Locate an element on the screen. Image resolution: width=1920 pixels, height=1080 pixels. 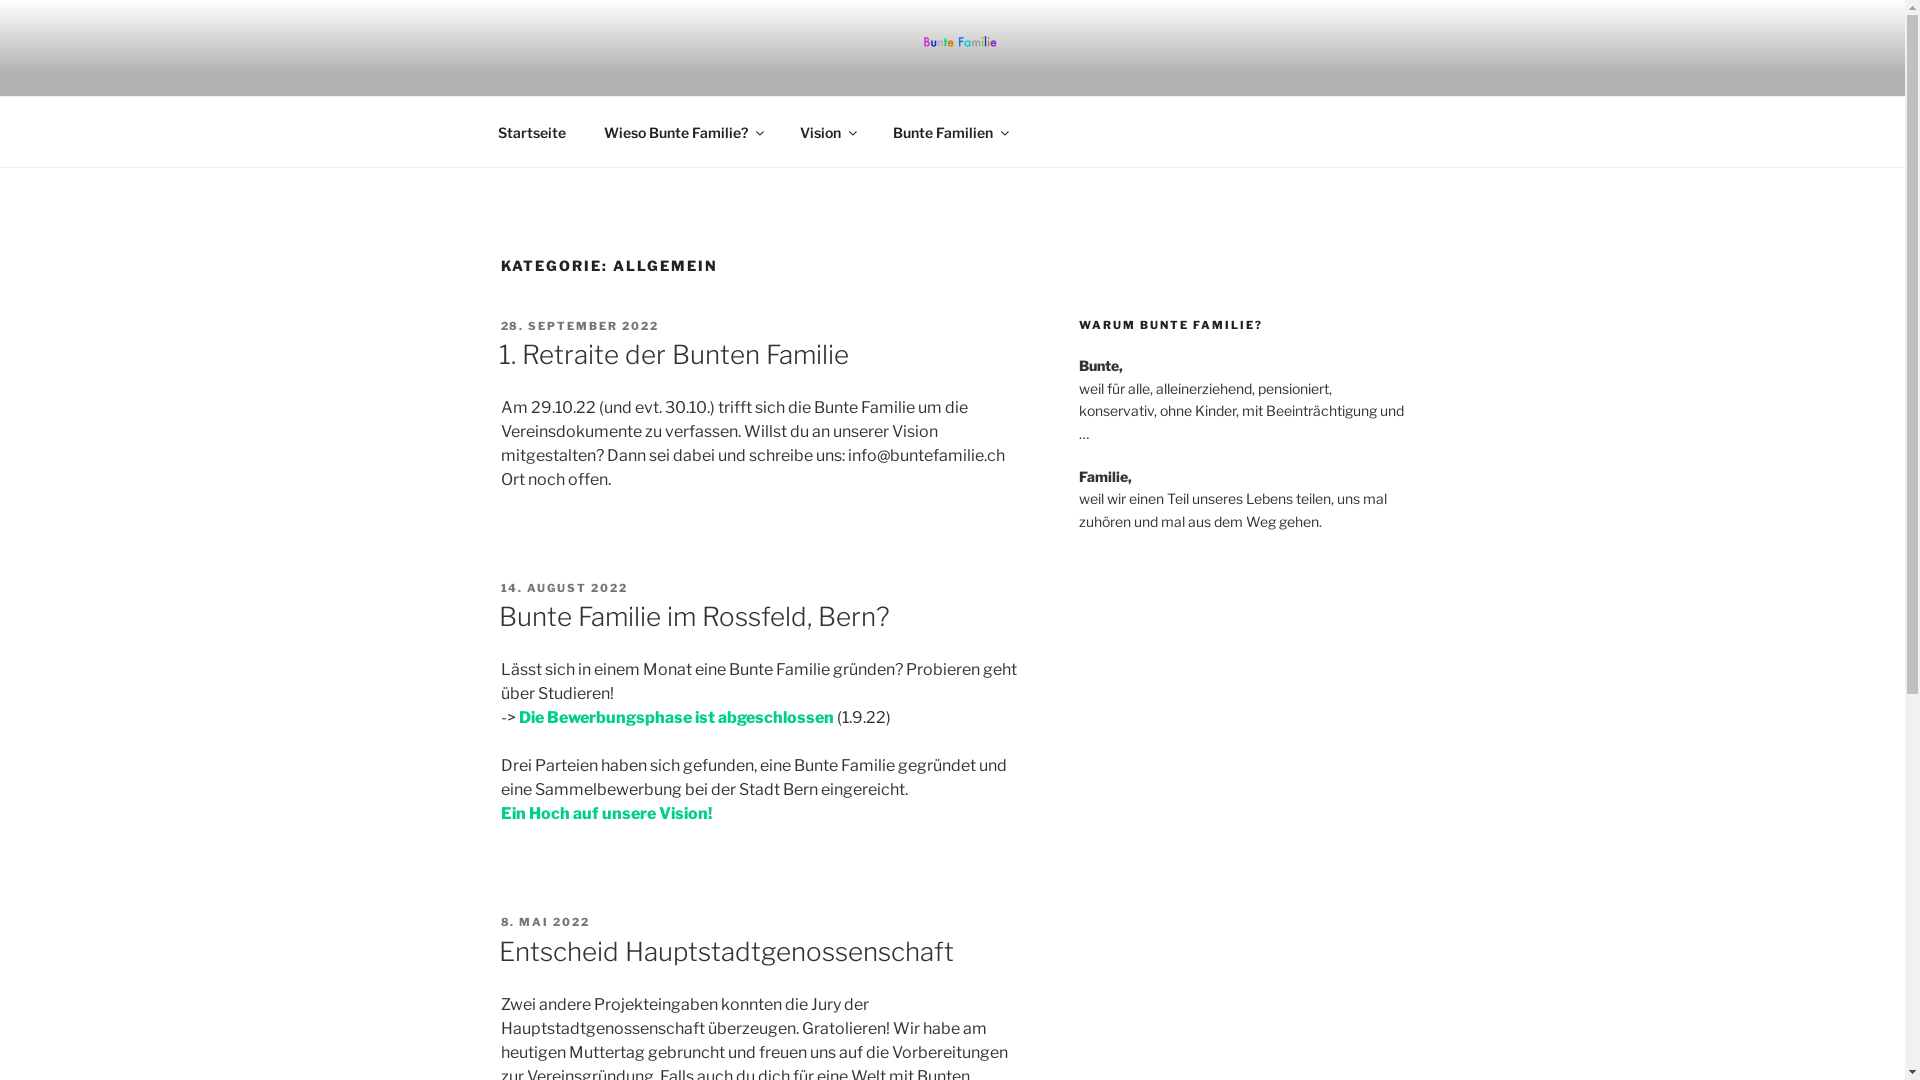
'Startseite' is located at coordinates (531, 132).